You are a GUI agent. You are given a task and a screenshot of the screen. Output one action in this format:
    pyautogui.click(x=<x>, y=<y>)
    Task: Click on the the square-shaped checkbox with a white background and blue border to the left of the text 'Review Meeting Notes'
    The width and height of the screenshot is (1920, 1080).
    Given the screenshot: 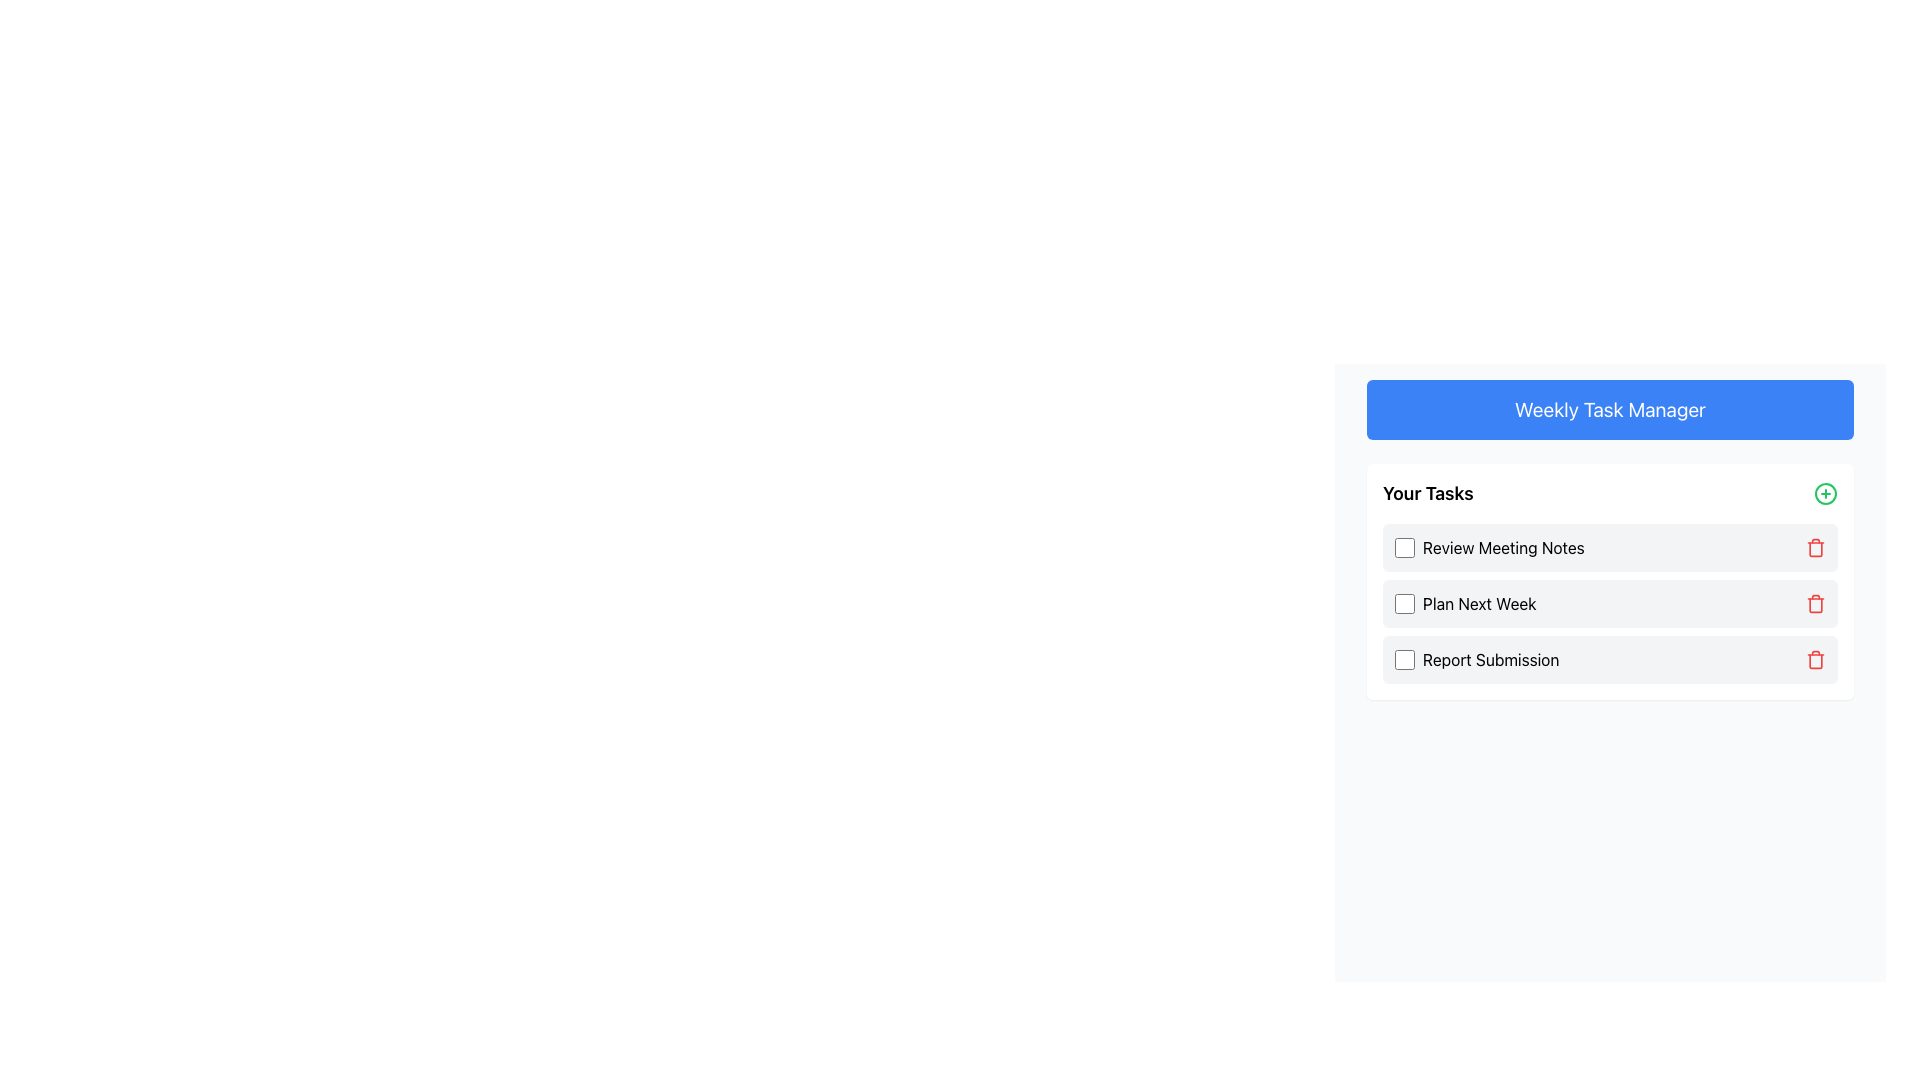 What is the action you would take?
    pyautogui.click(x=1404, y=547)
    